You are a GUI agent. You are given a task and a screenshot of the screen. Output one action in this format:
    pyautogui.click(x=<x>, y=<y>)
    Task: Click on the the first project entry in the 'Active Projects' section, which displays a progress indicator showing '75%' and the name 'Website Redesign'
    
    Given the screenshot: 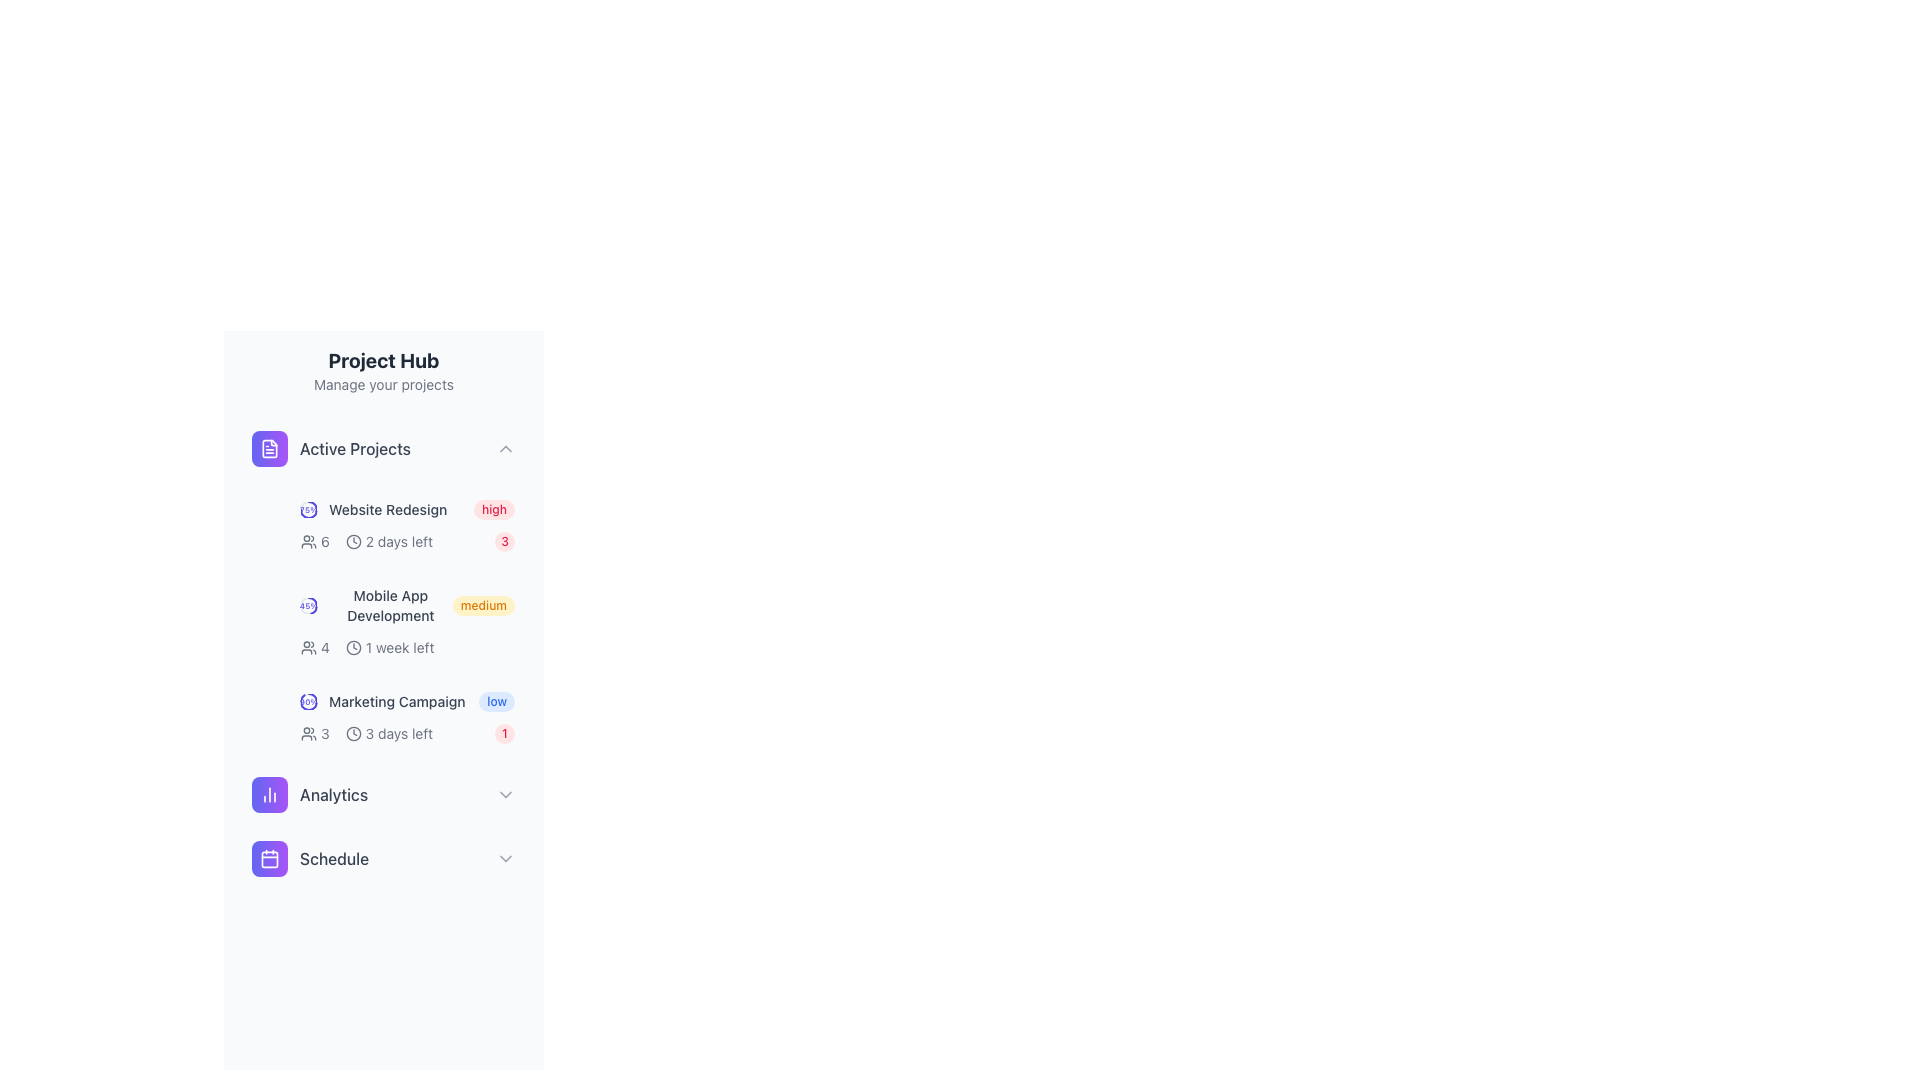 What is the action you would take?
    pyautogui.click(x=374, y=508)
    